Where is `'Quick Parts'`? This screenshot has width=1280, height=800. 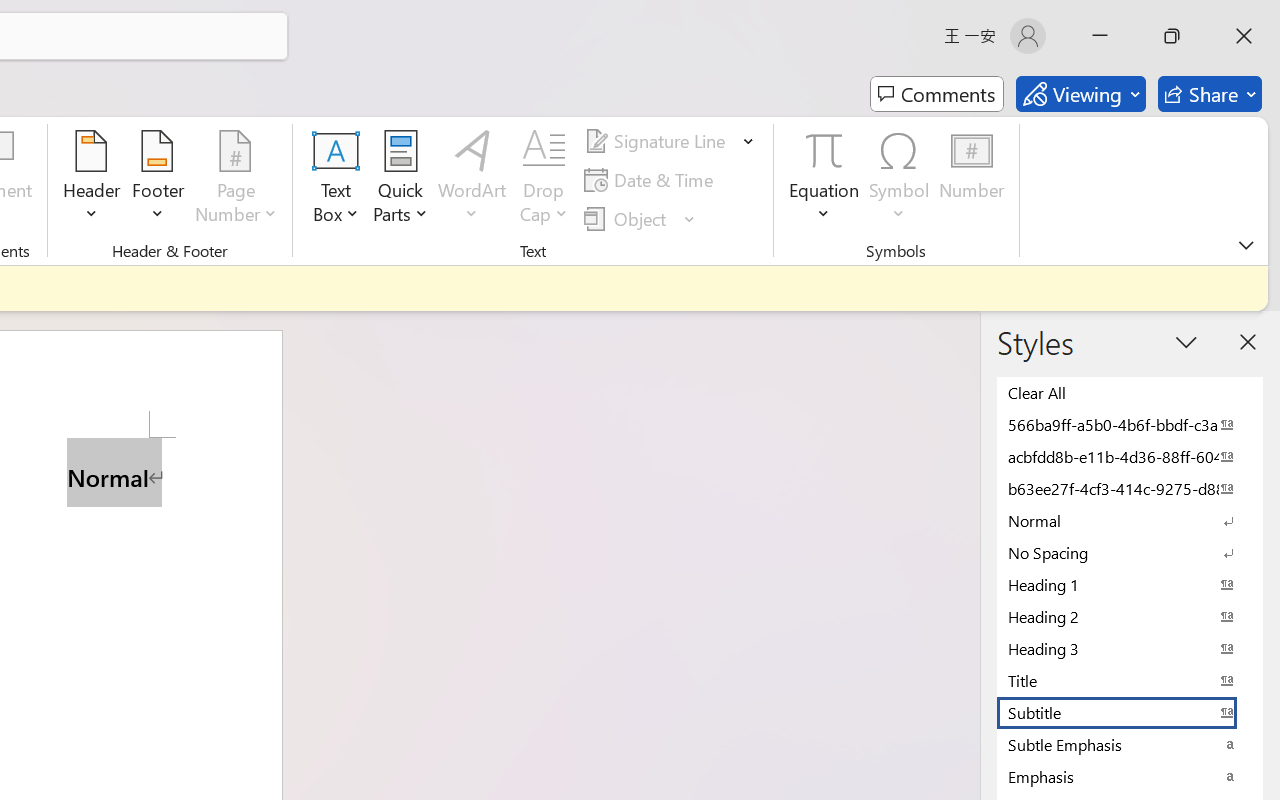
'Quick Parts' is located at coordinates (400, 179).